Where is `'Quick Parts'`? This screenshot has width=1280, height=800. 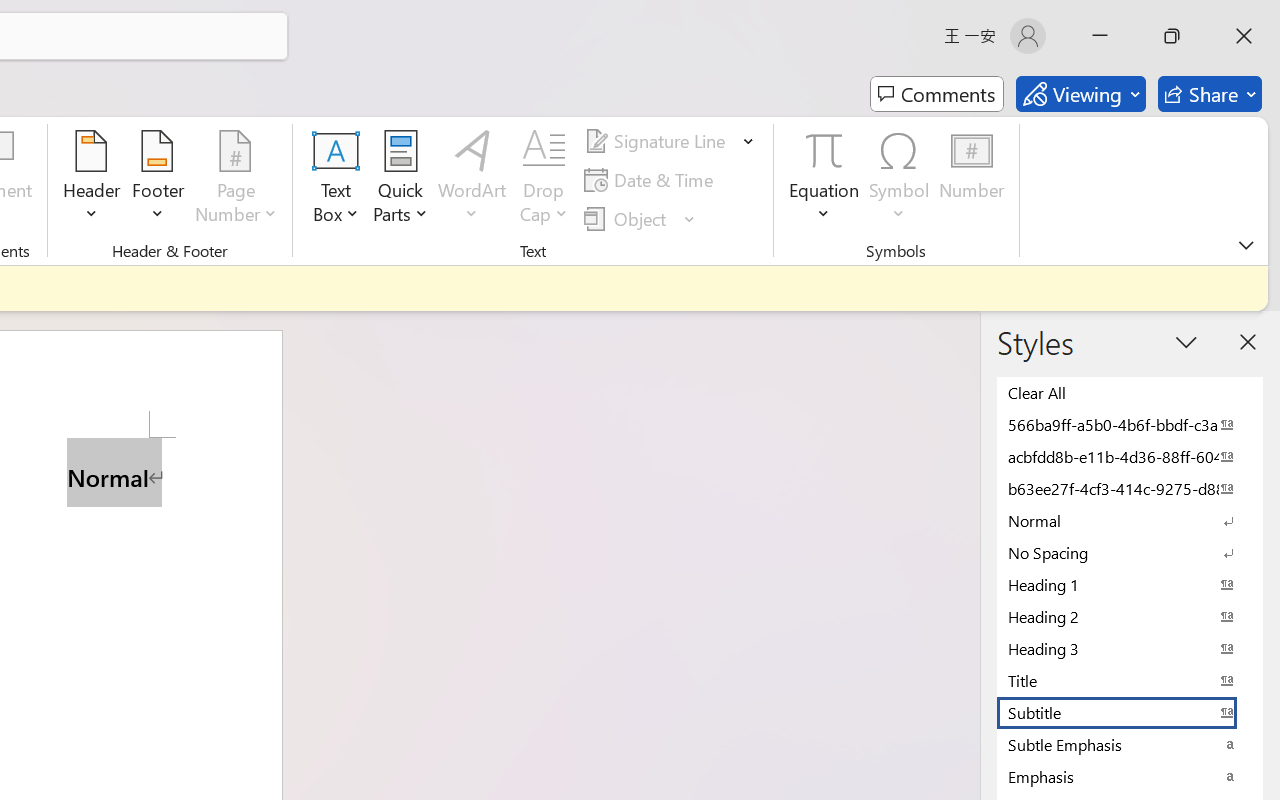
'Quick Parts' is located at coordinates (400, 179).